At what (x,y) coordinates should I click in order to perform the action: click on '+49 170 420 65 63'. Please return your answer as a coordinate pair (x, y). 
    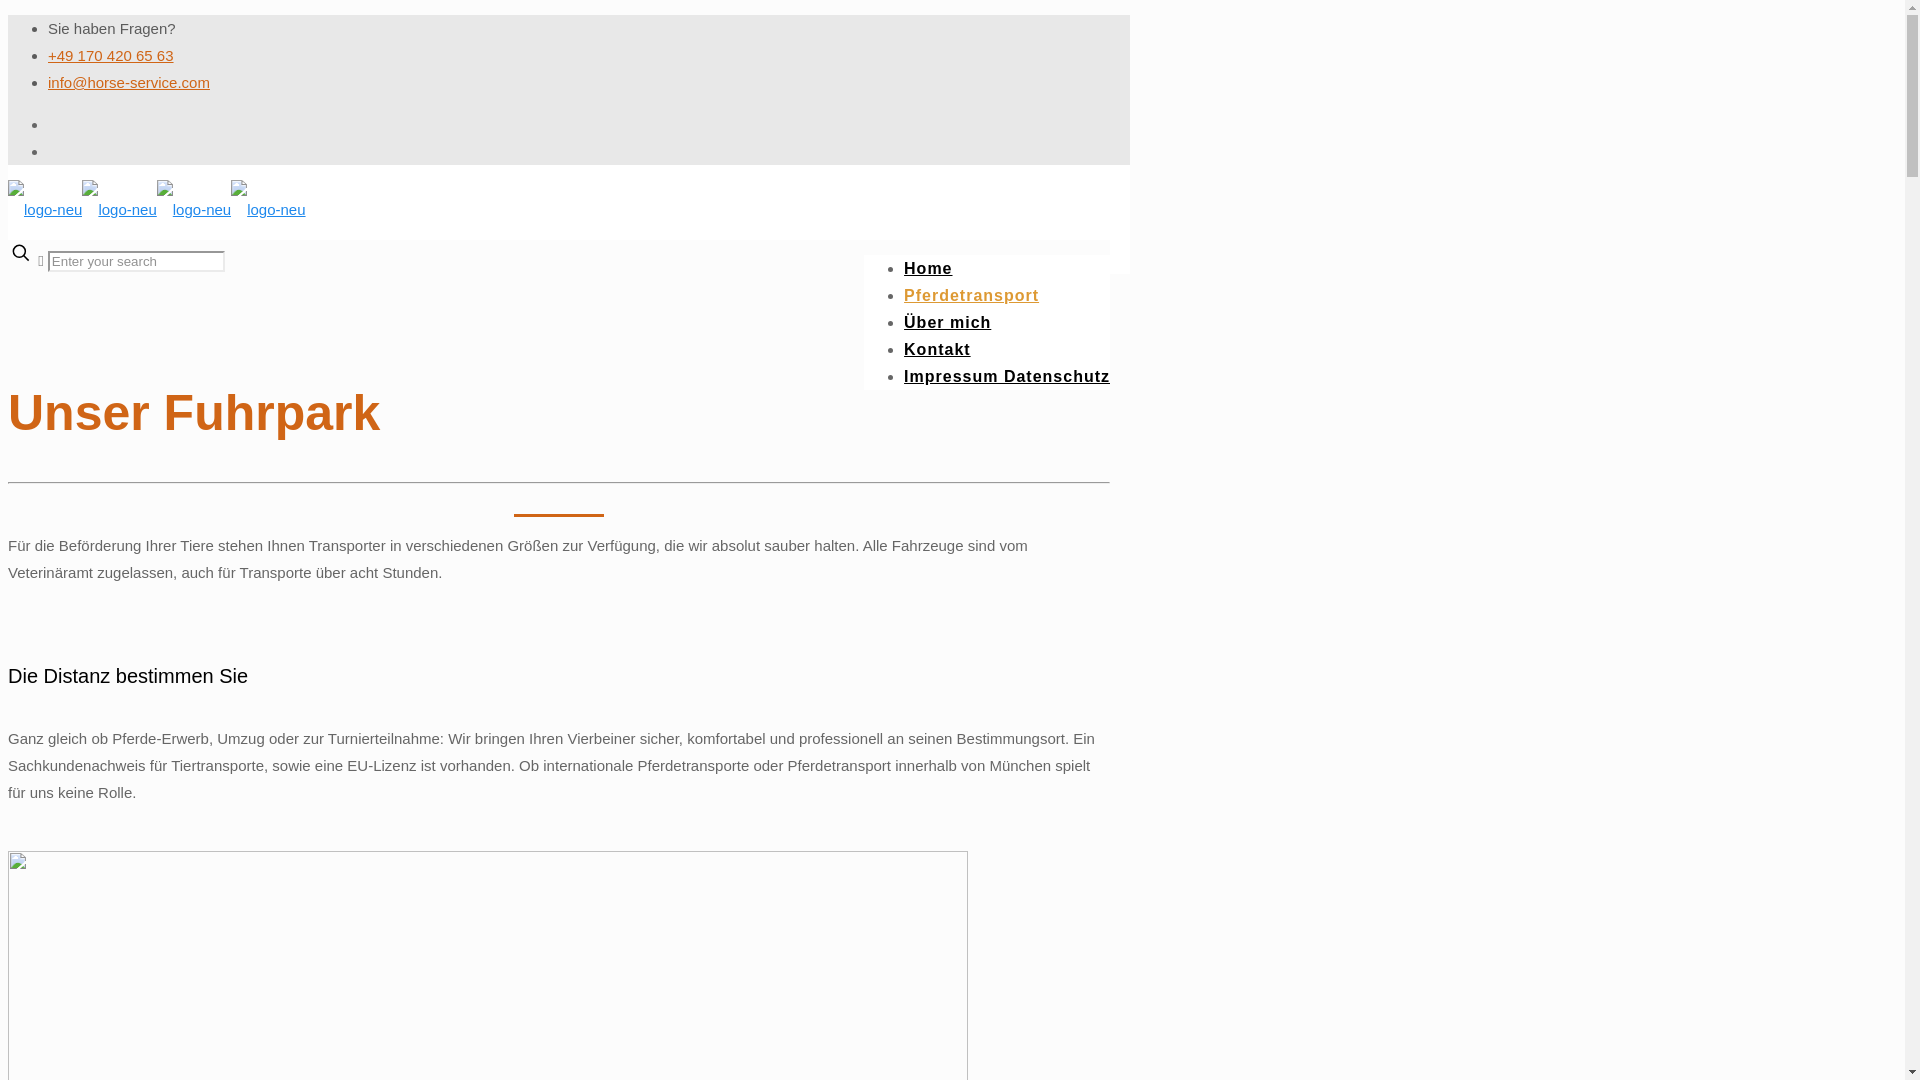
    Looking at the image, I should click on (109, 54).